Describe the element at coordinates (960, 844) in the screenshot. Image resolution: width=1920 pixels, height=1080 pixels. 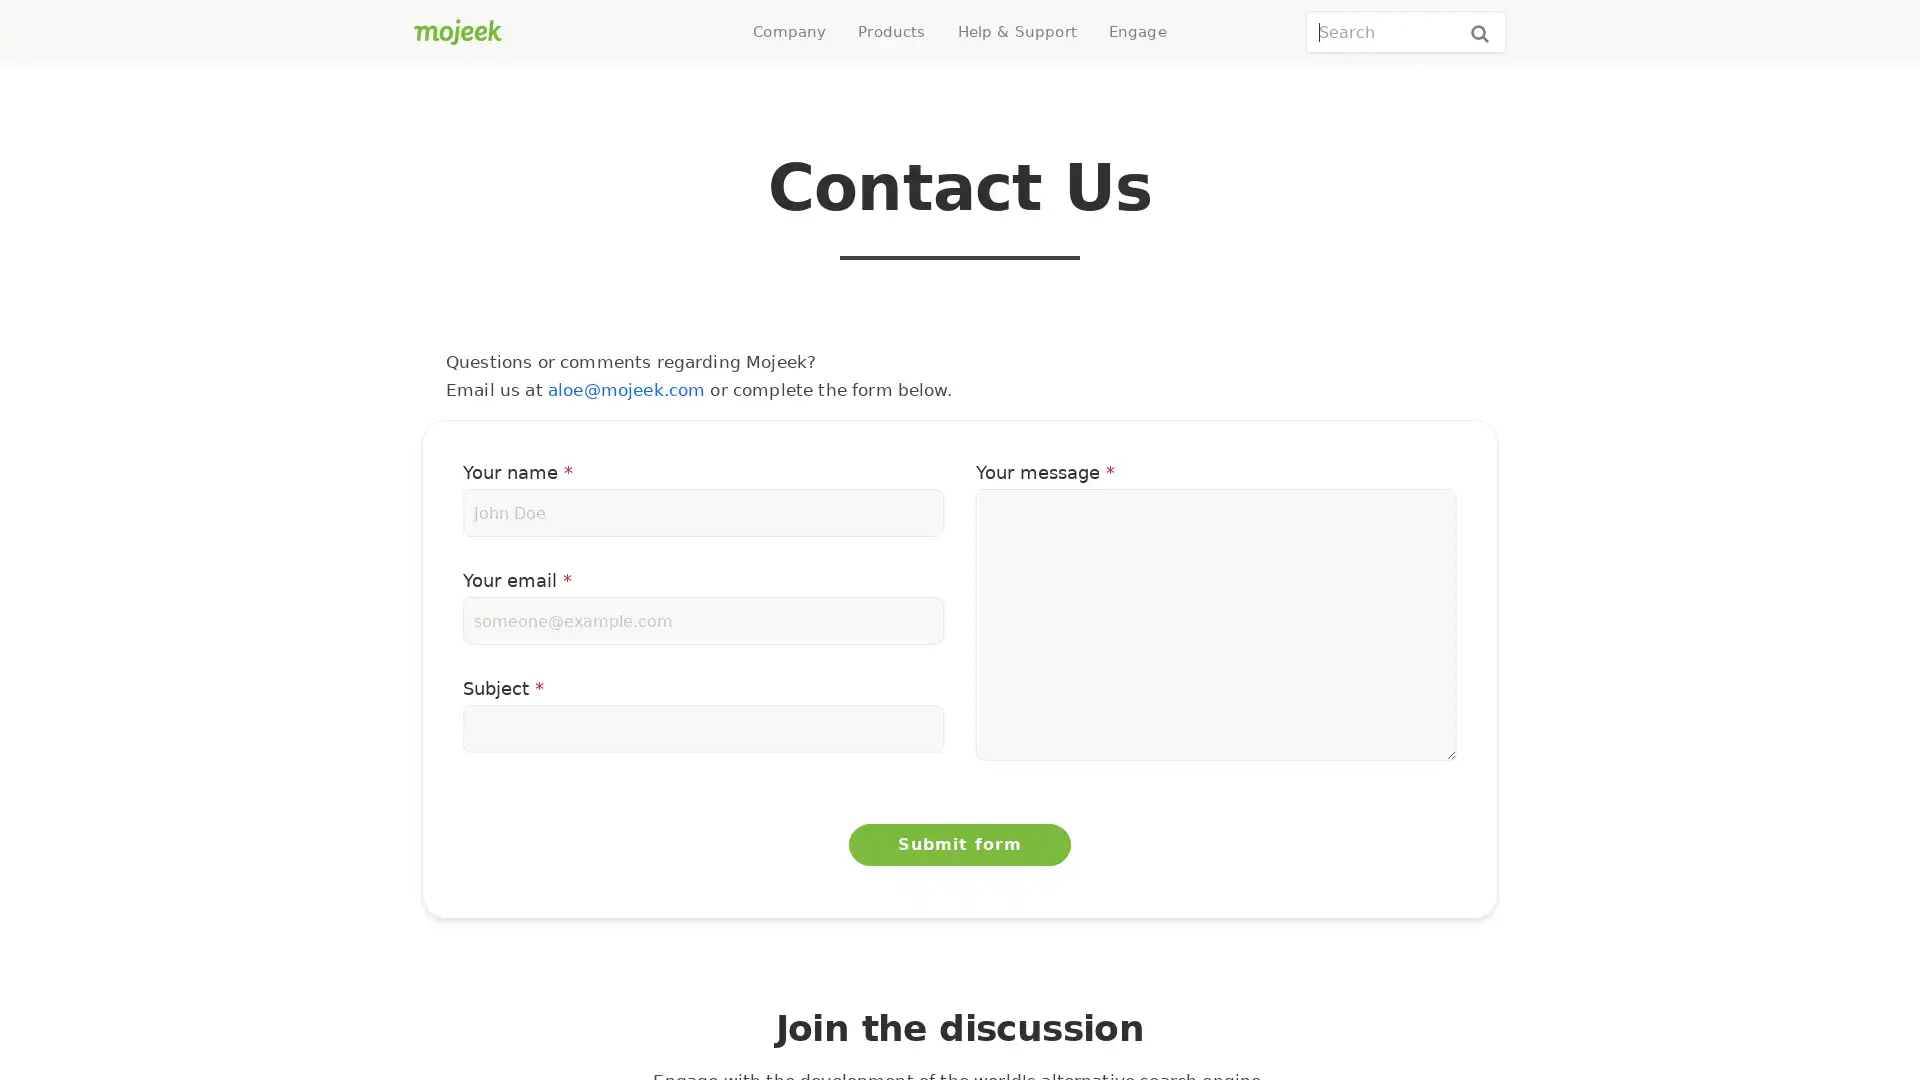
I see `Submit form` at that location.